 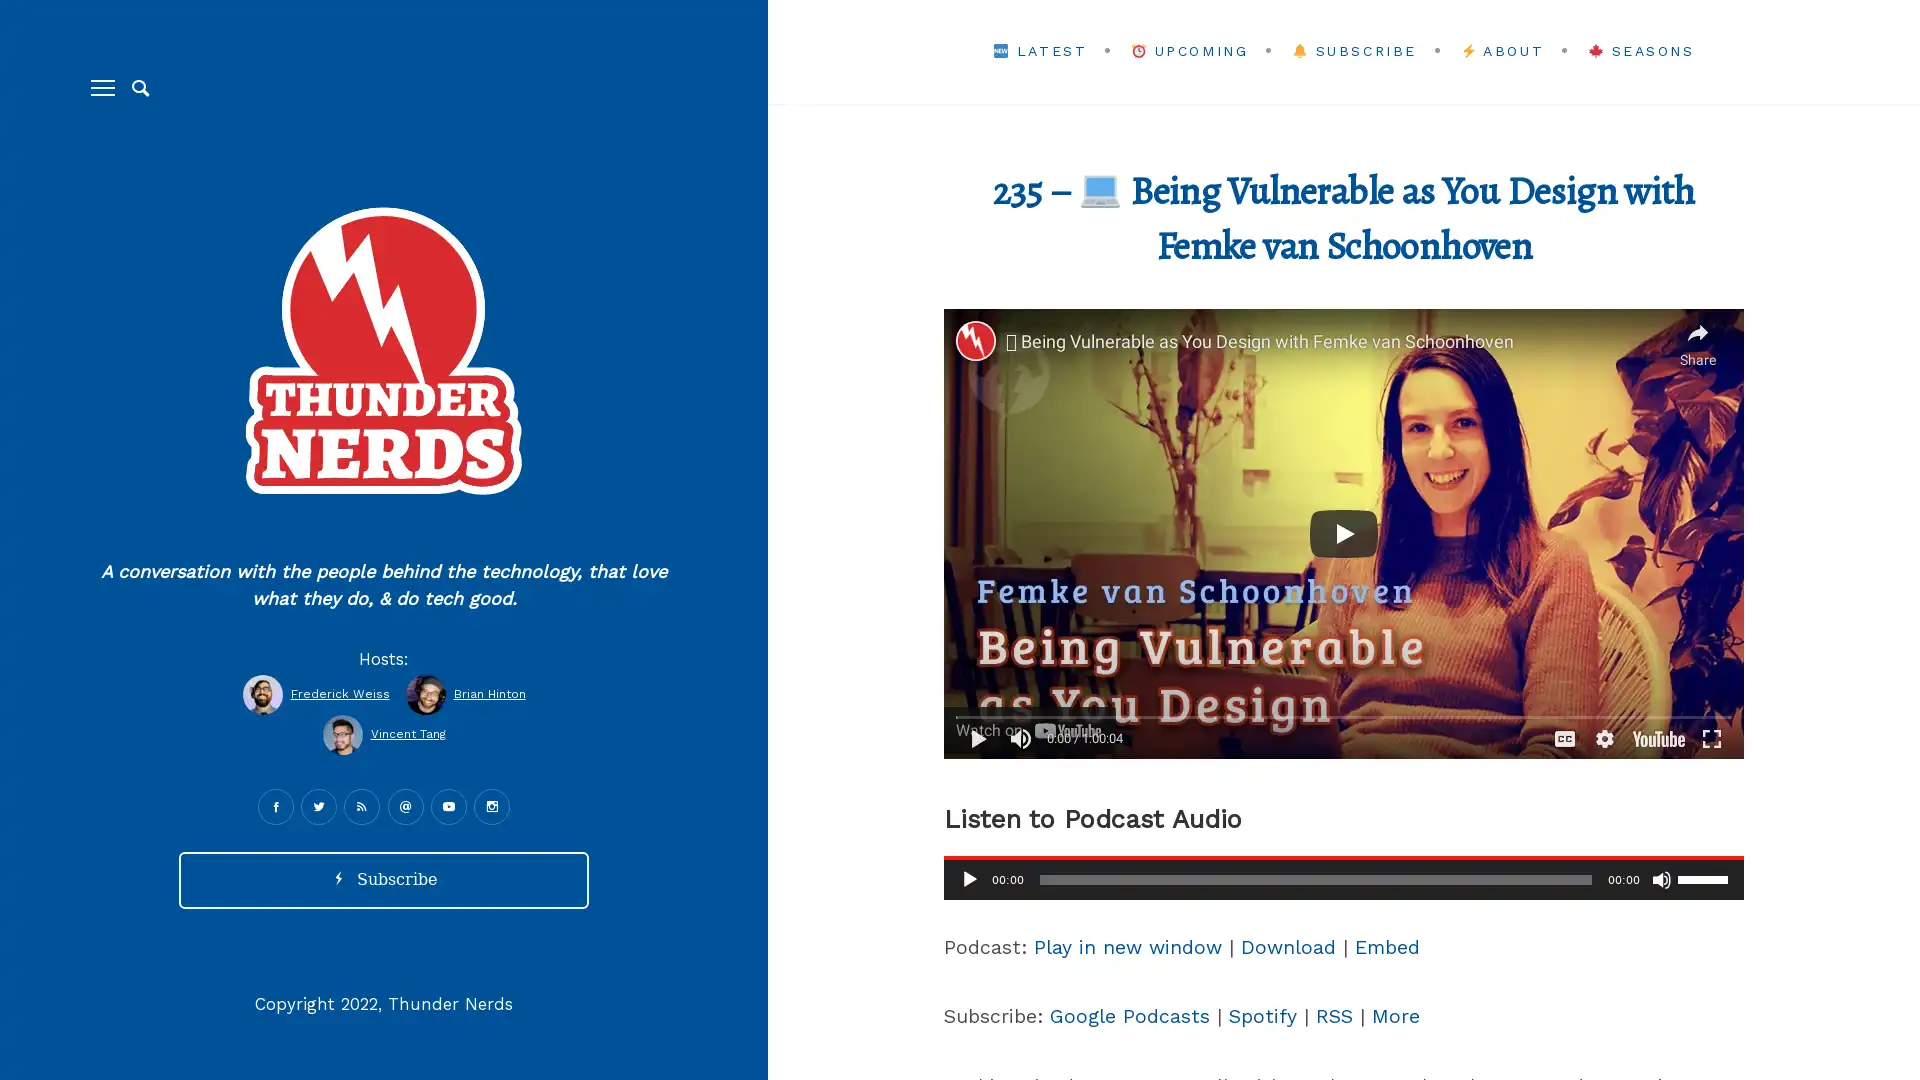 What do you see at coordinates (969, 878) in the screenshot?
I see `Play` at bounding box center [969, 878].